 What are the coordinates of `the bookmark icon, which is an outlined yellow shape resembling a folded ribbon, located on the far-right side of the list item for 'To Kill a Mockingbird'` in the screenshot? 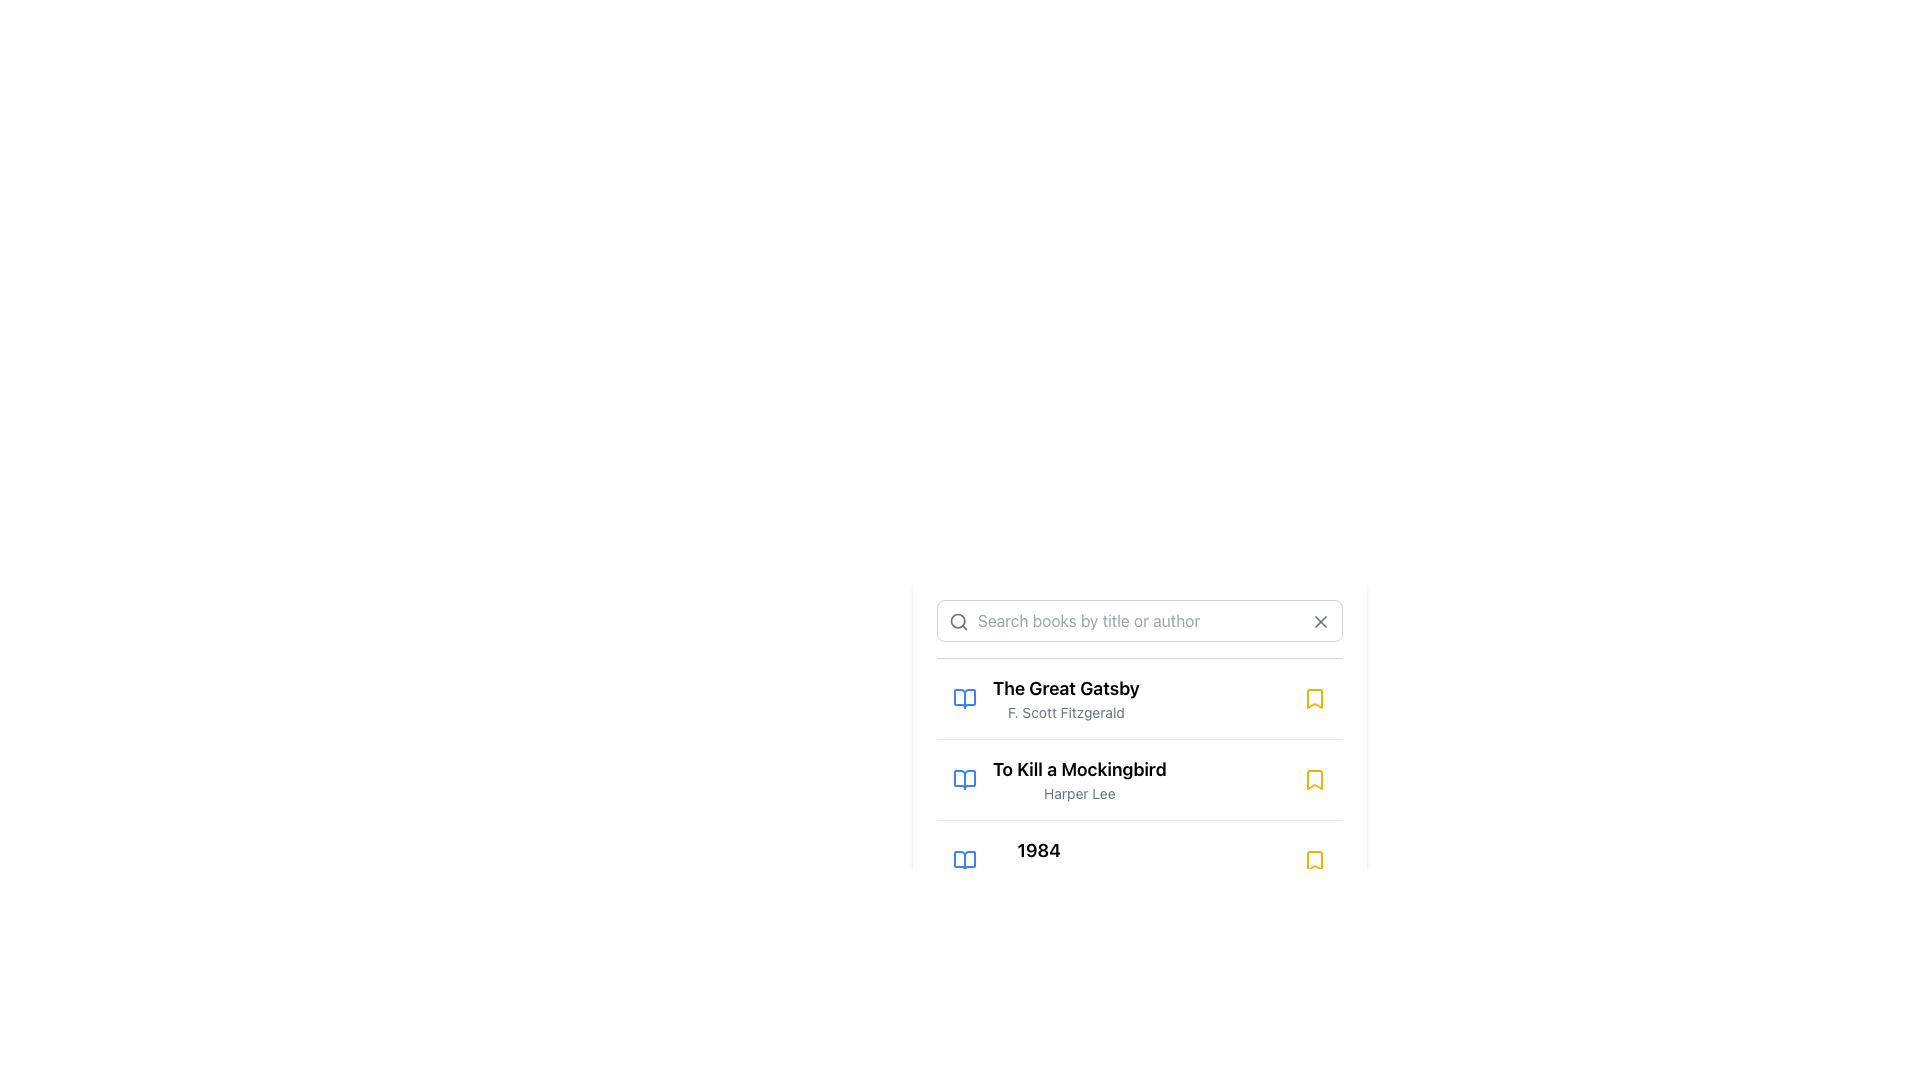 It's located at (1315, 778).